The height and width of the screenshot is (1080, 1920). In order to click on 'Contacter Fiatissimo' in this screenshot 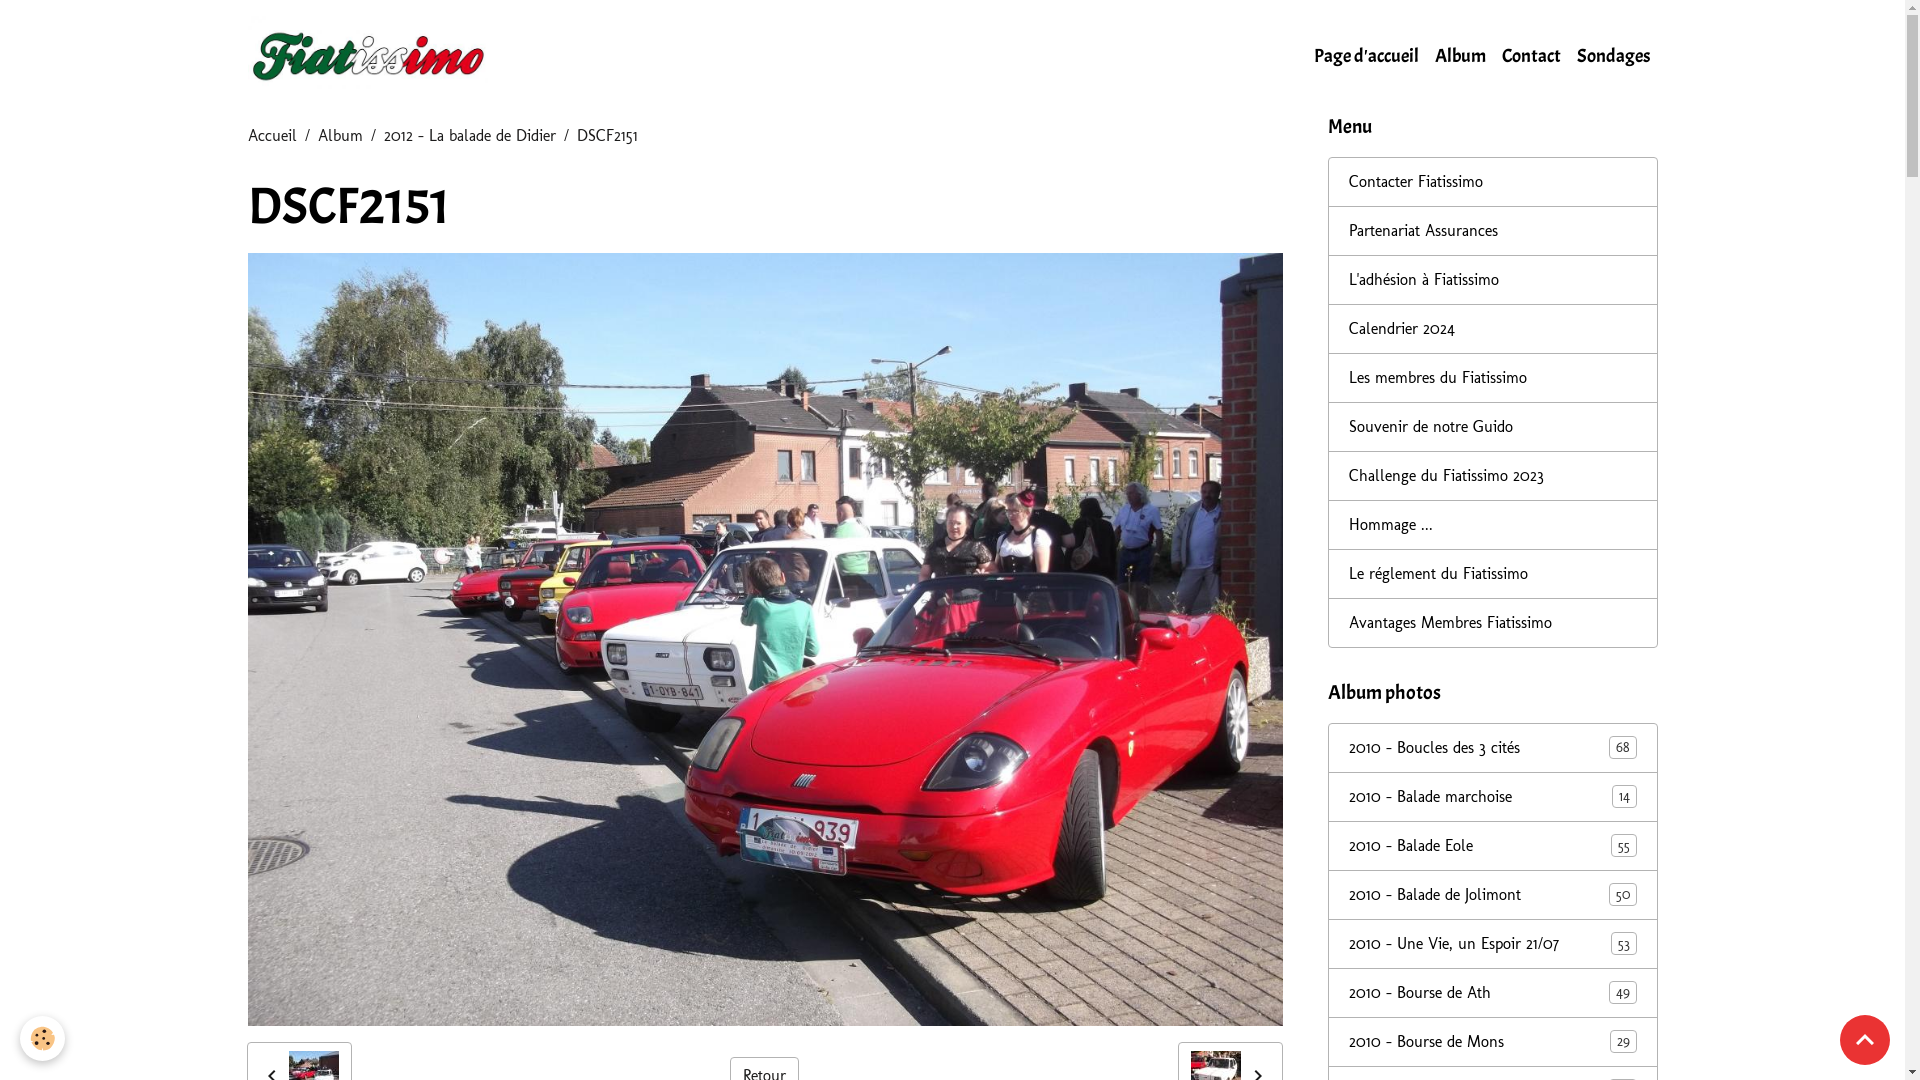, I will do `click(1492, 181)`.